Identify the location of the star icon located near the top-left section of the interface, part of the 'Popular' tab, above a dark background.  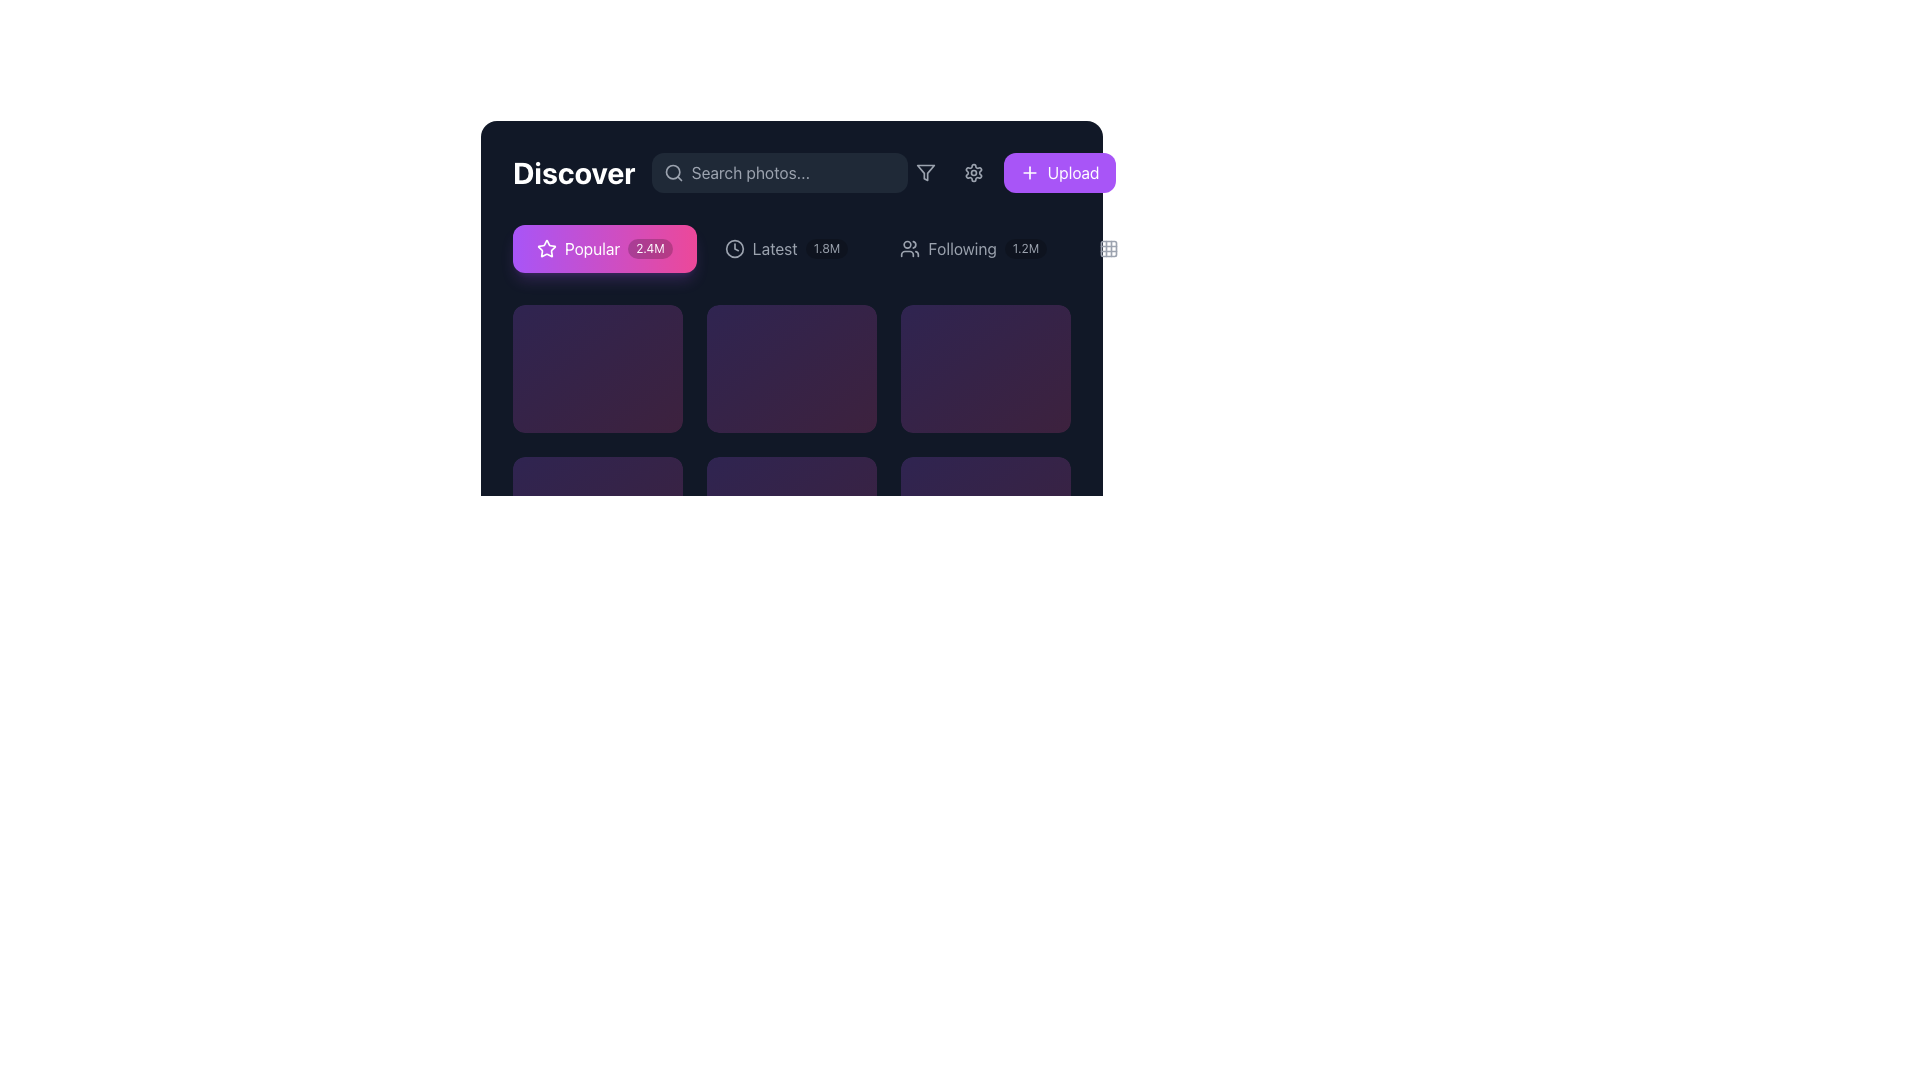
(547, 247).